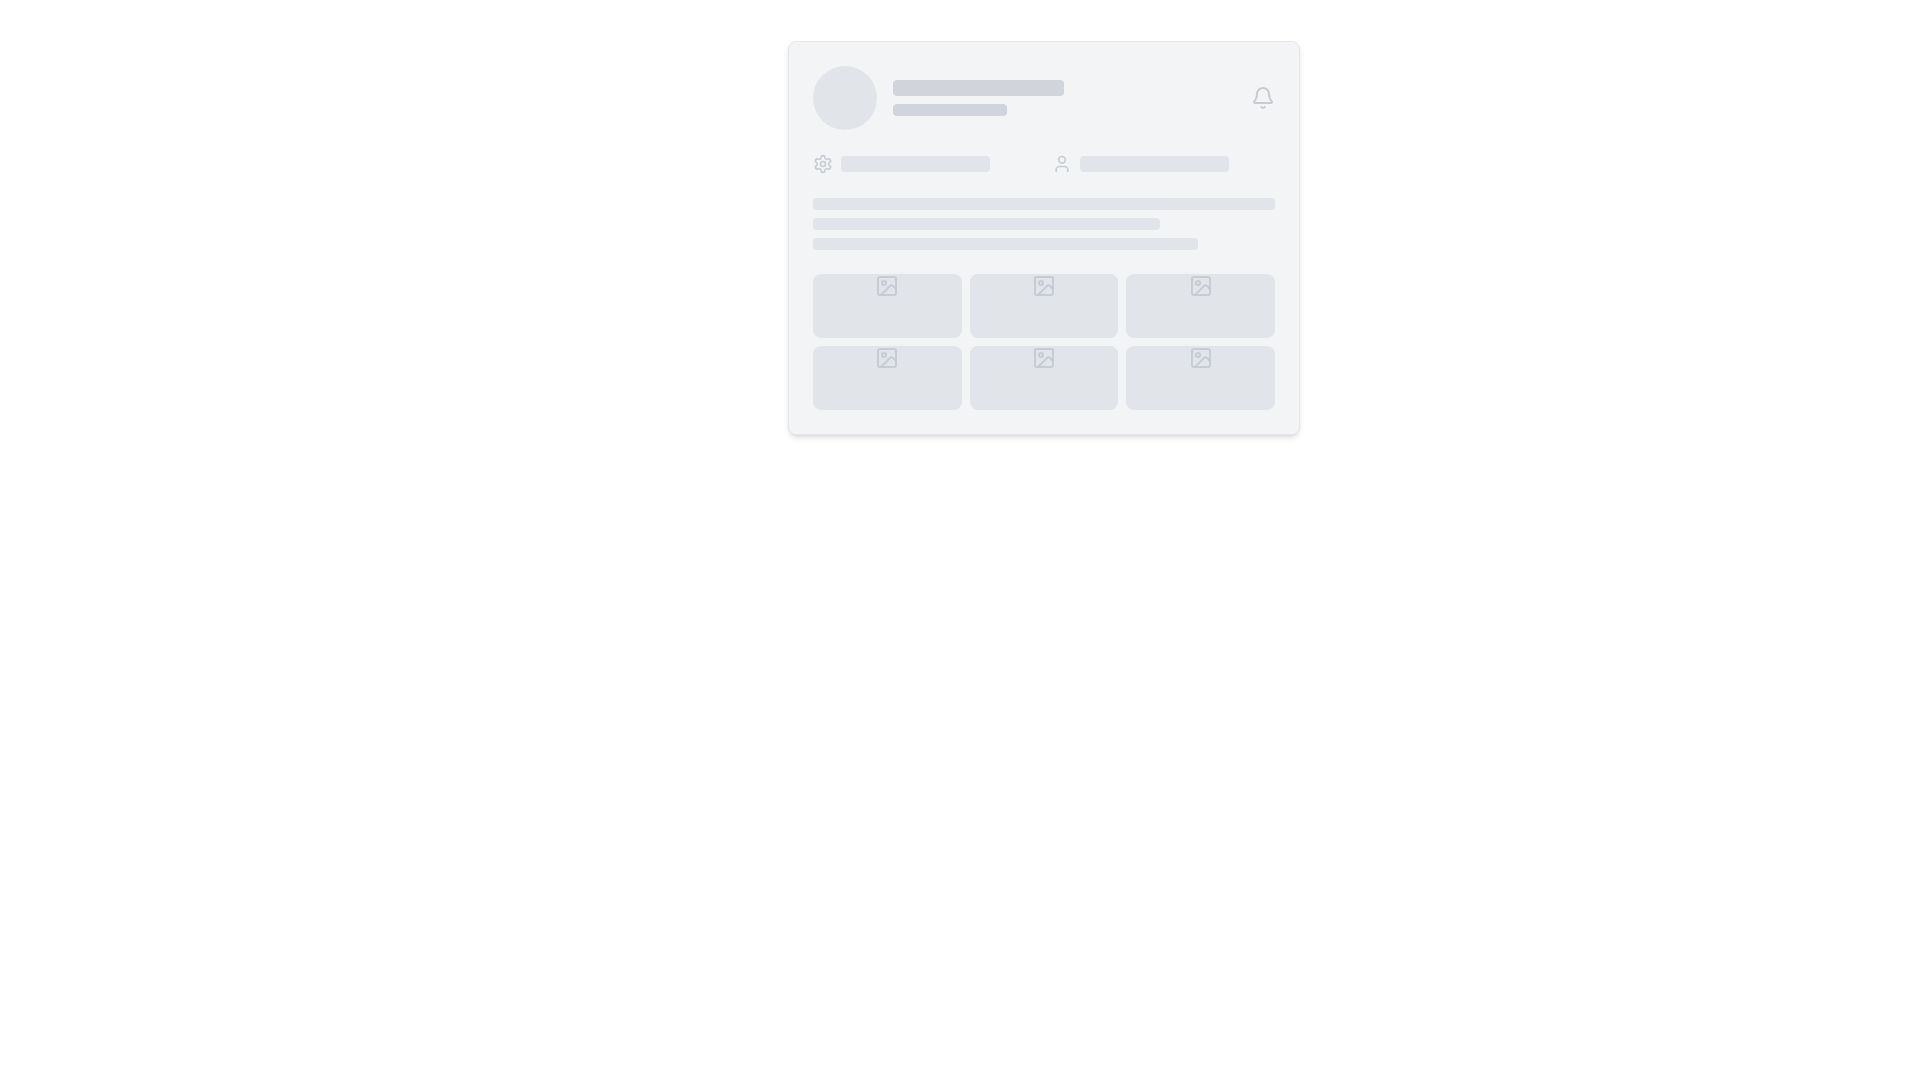  What do you see at coordinates (886, 357) in the screenshot?
I see `the Icon placeholder` at bounding box center [886, 357].